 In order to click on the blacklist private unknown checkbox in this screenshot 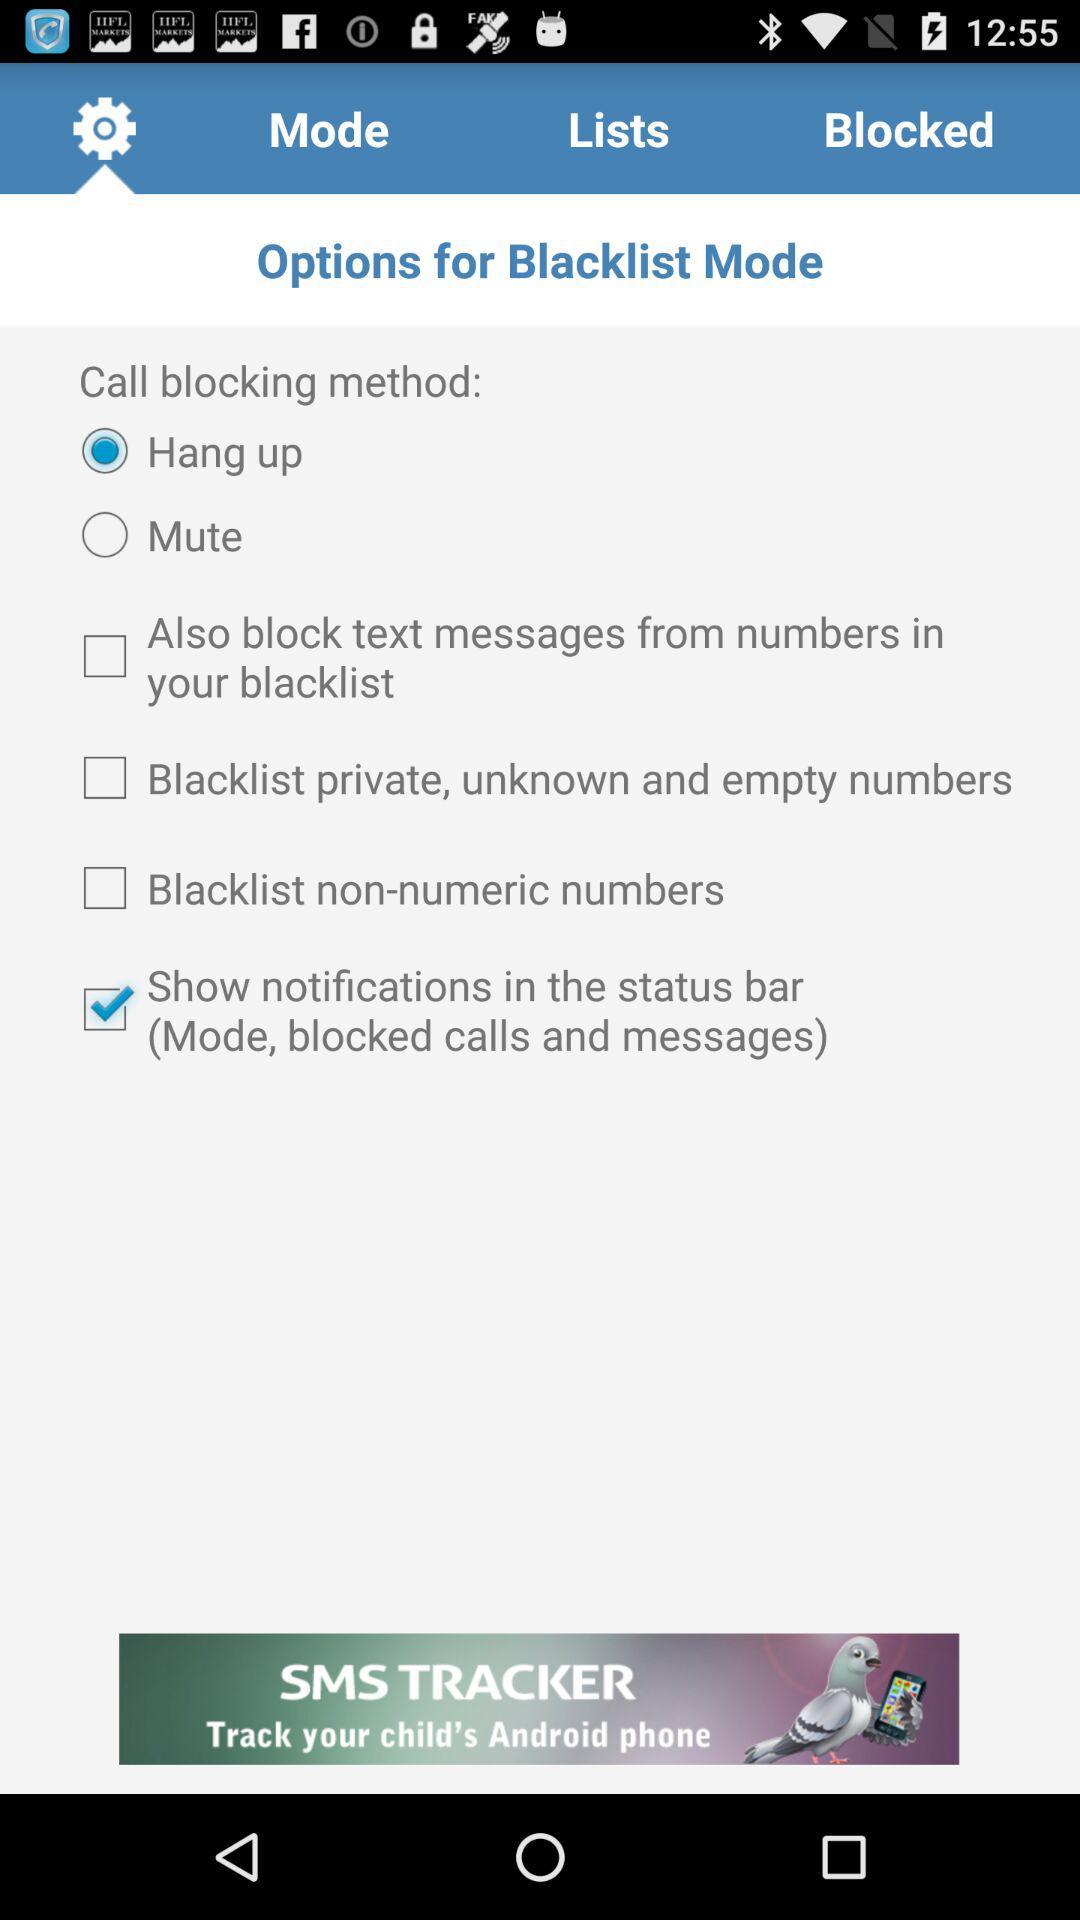, I will do `click(540, 776)`.